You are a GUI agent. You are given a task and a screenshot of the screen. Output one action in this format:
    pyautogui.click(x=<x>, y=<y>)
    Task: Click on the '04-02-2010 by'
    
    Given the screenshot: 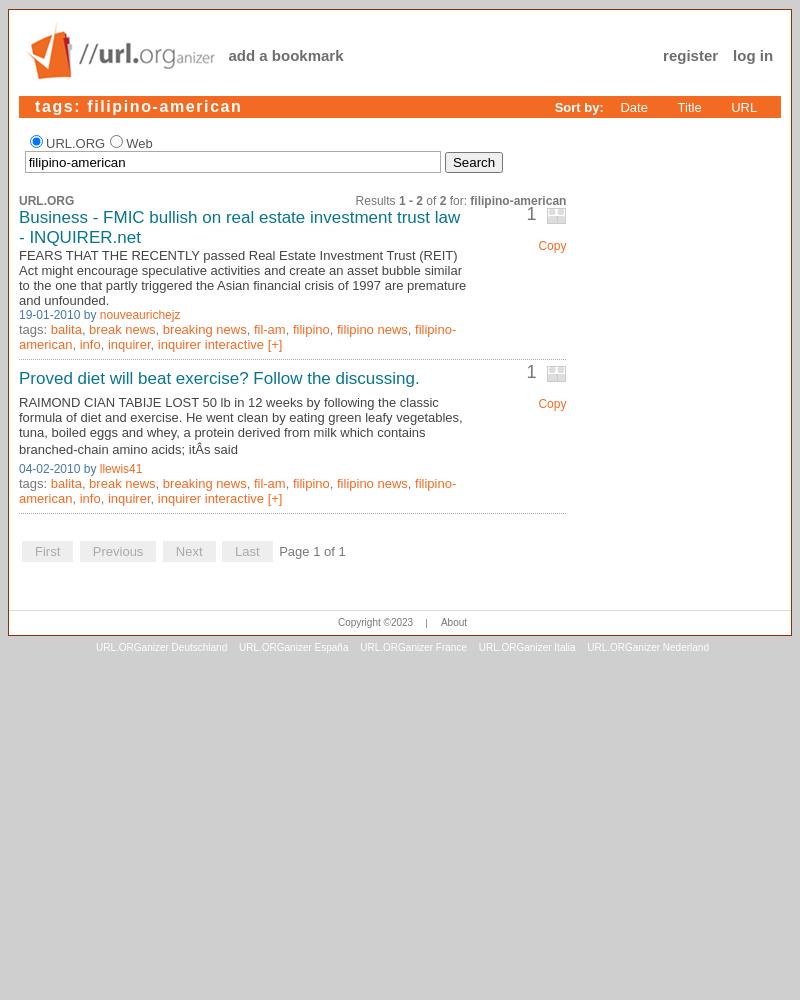 What is the action you would take?
    pyautogui.click(x=19, y=468)
    